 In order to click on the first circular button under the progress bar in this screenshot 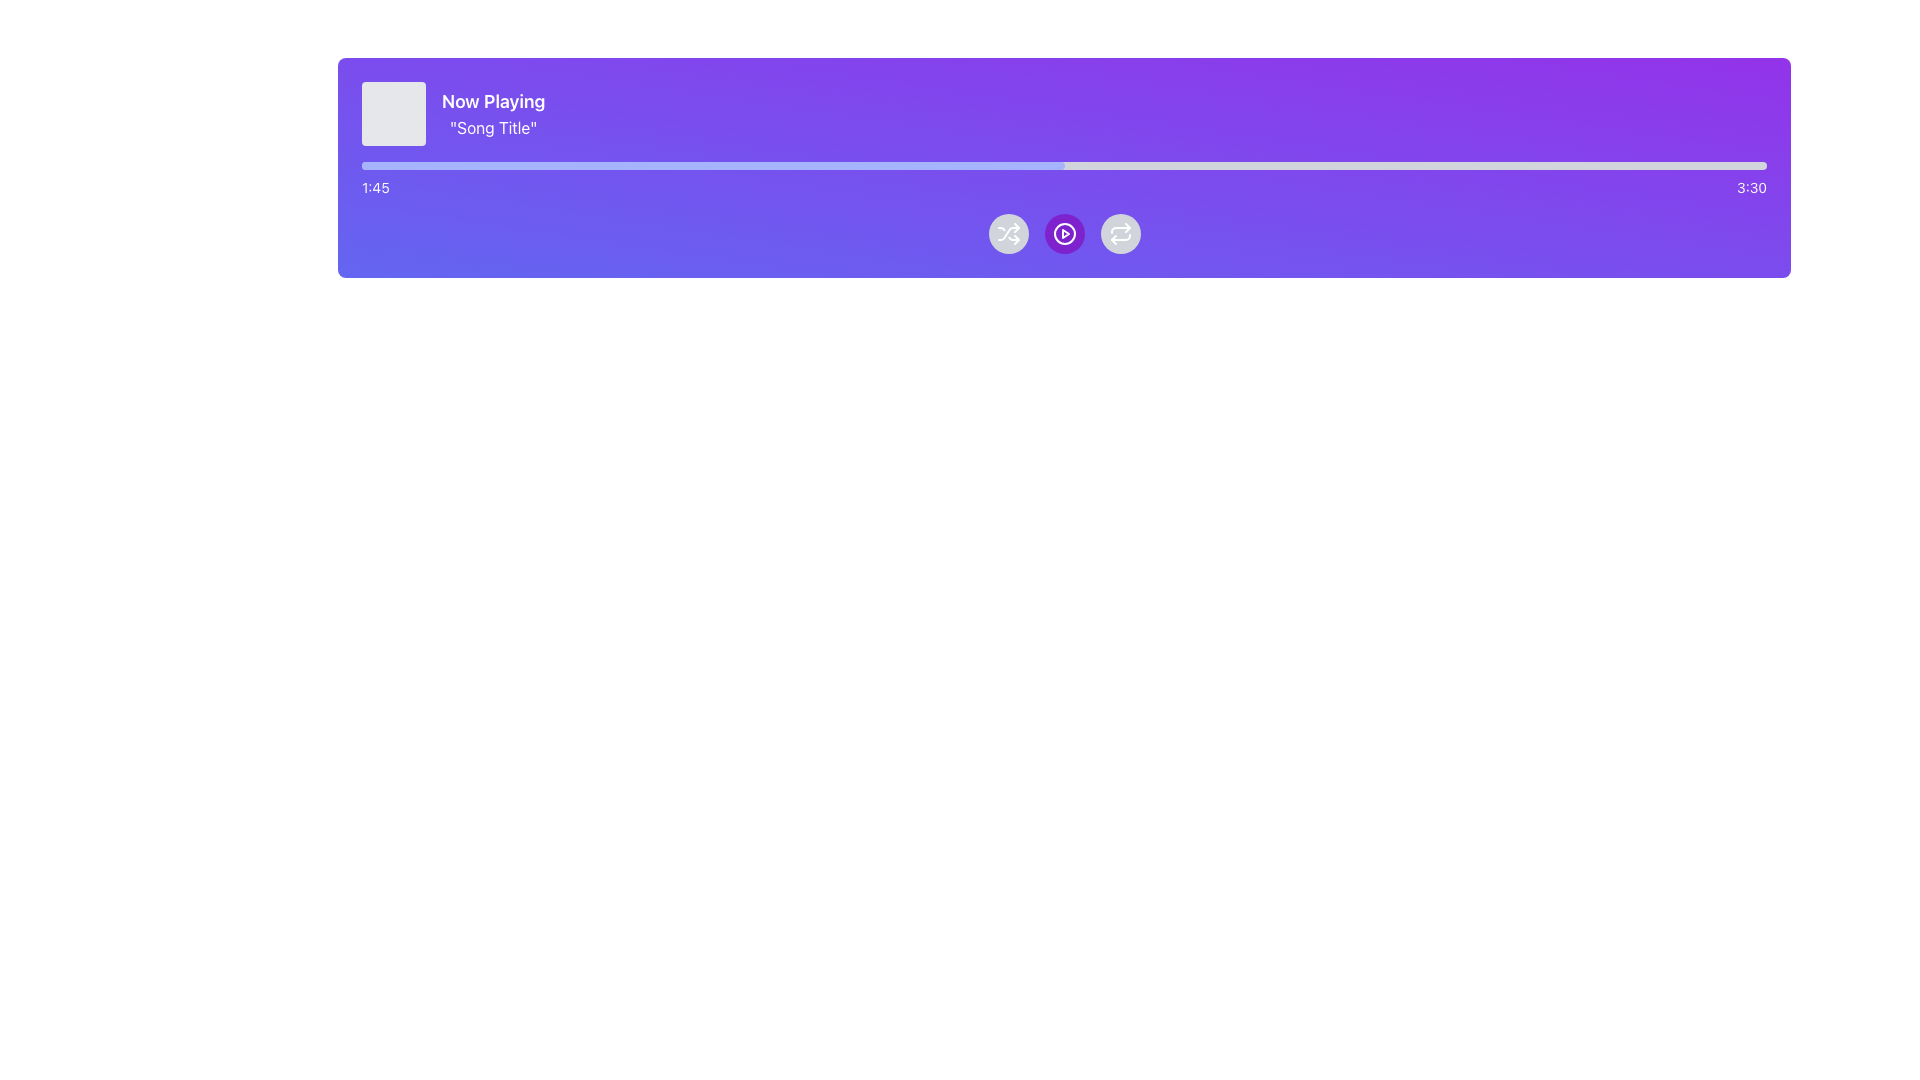, I will do `click(1008, 233)`.